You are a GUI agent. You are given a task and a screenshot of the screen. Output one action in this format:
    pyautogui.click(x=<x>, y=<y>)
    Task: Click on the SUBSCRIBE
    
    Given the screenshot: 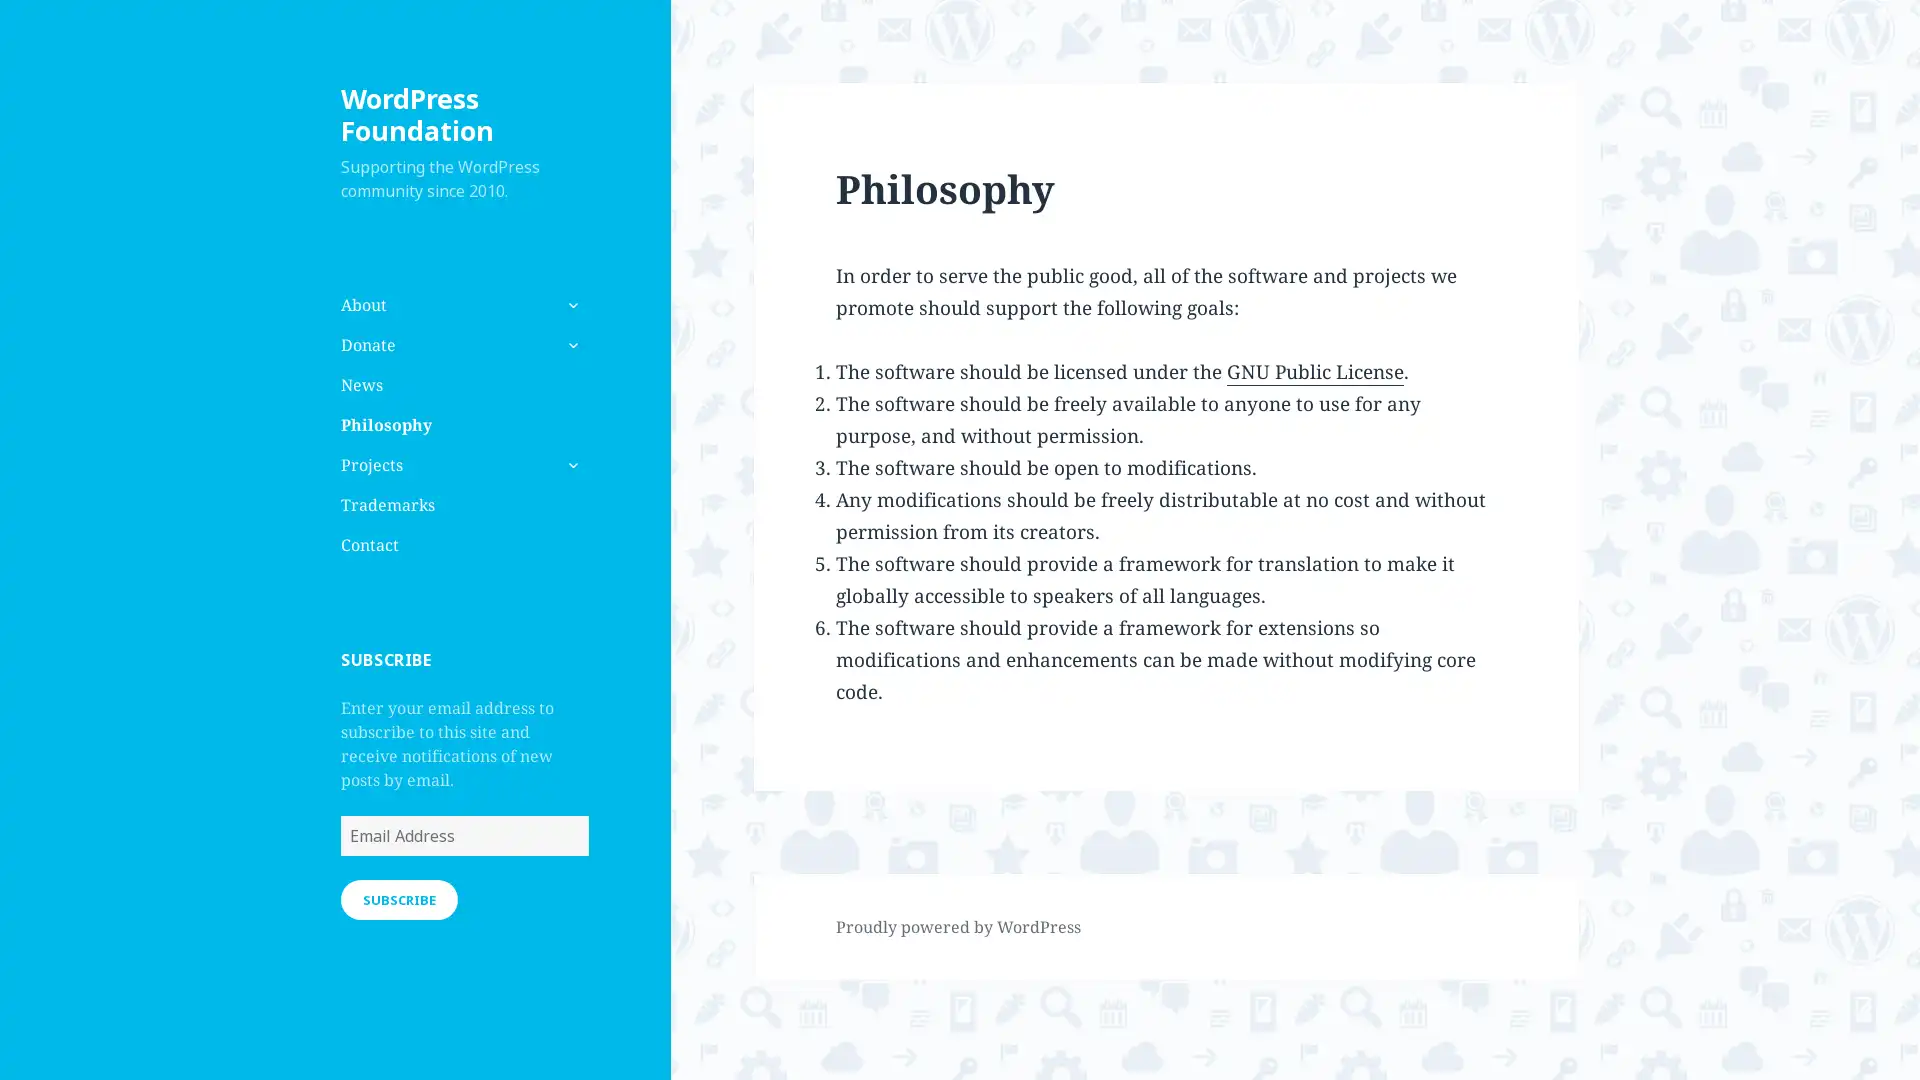 What is the action you would take?
    pyautogui.click(x=398, y=897)
    